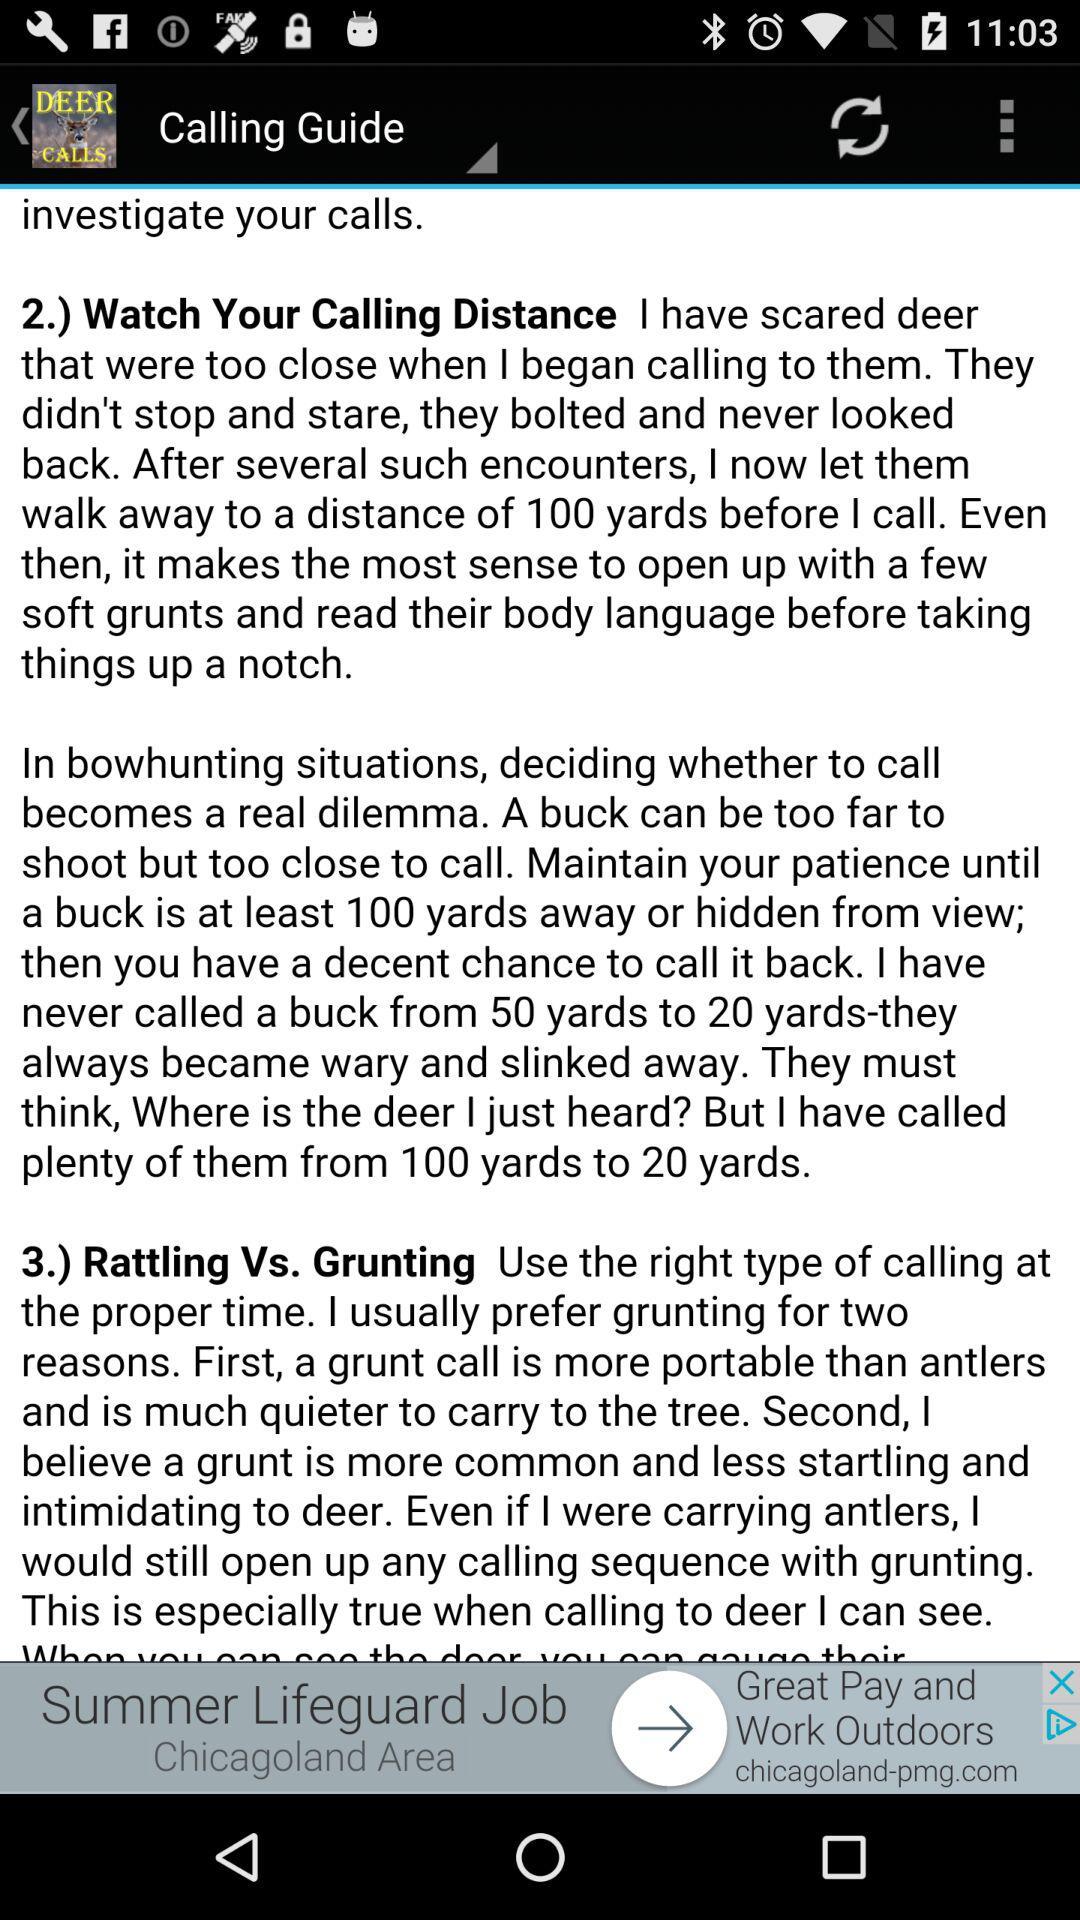 The height and width of the screenshot is (1920, 1080). I want to click on colour pinter, so click(540, 924).